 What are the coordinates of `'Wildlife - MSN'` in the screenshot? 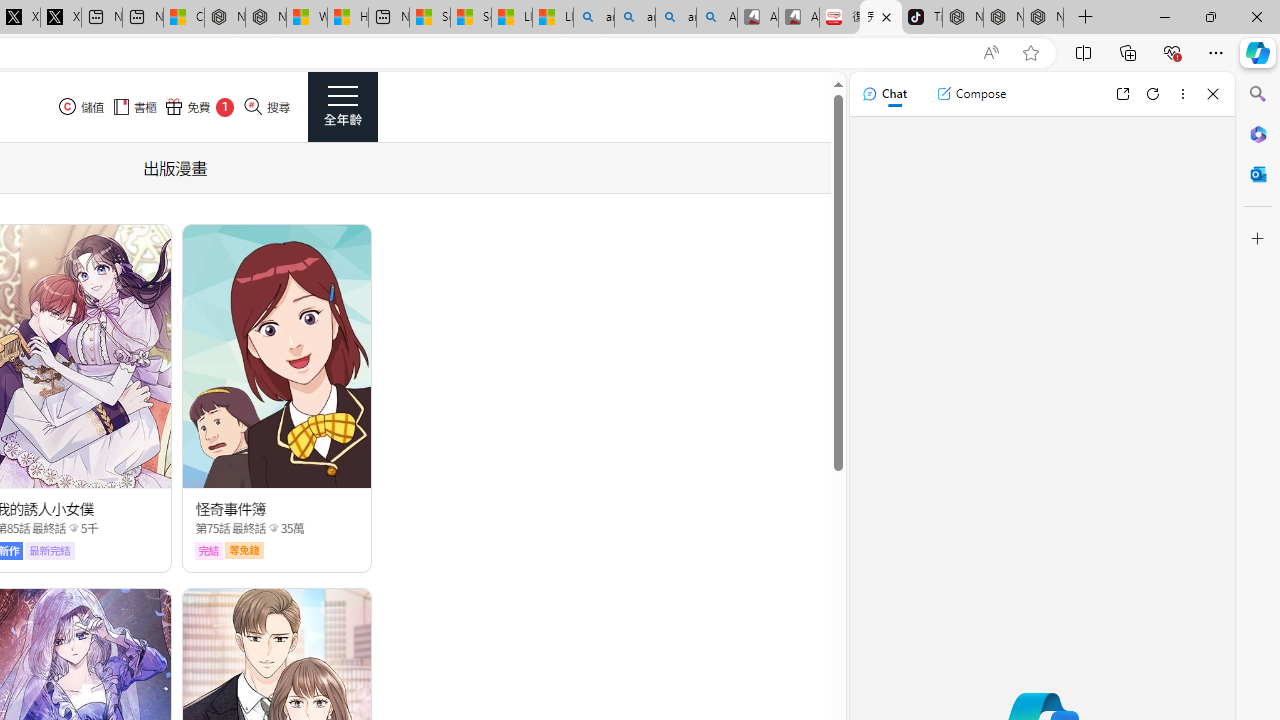 It's located at (305, 17).